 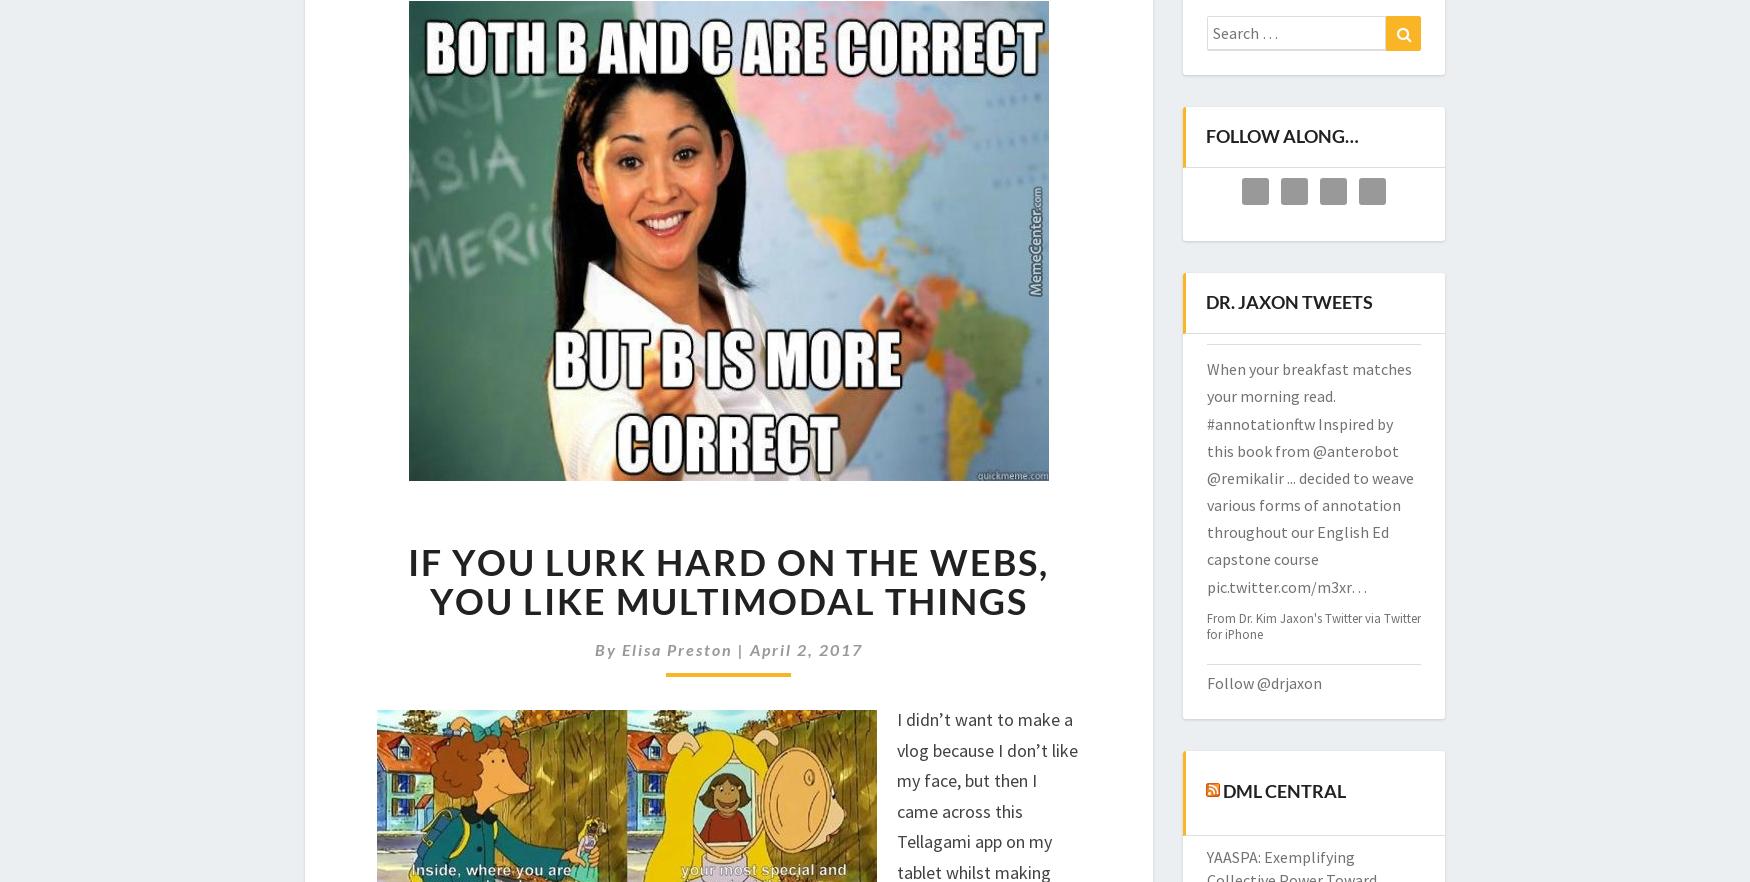 I want to click on 'Follow @drjaxon', so click(x=1262, y=680).